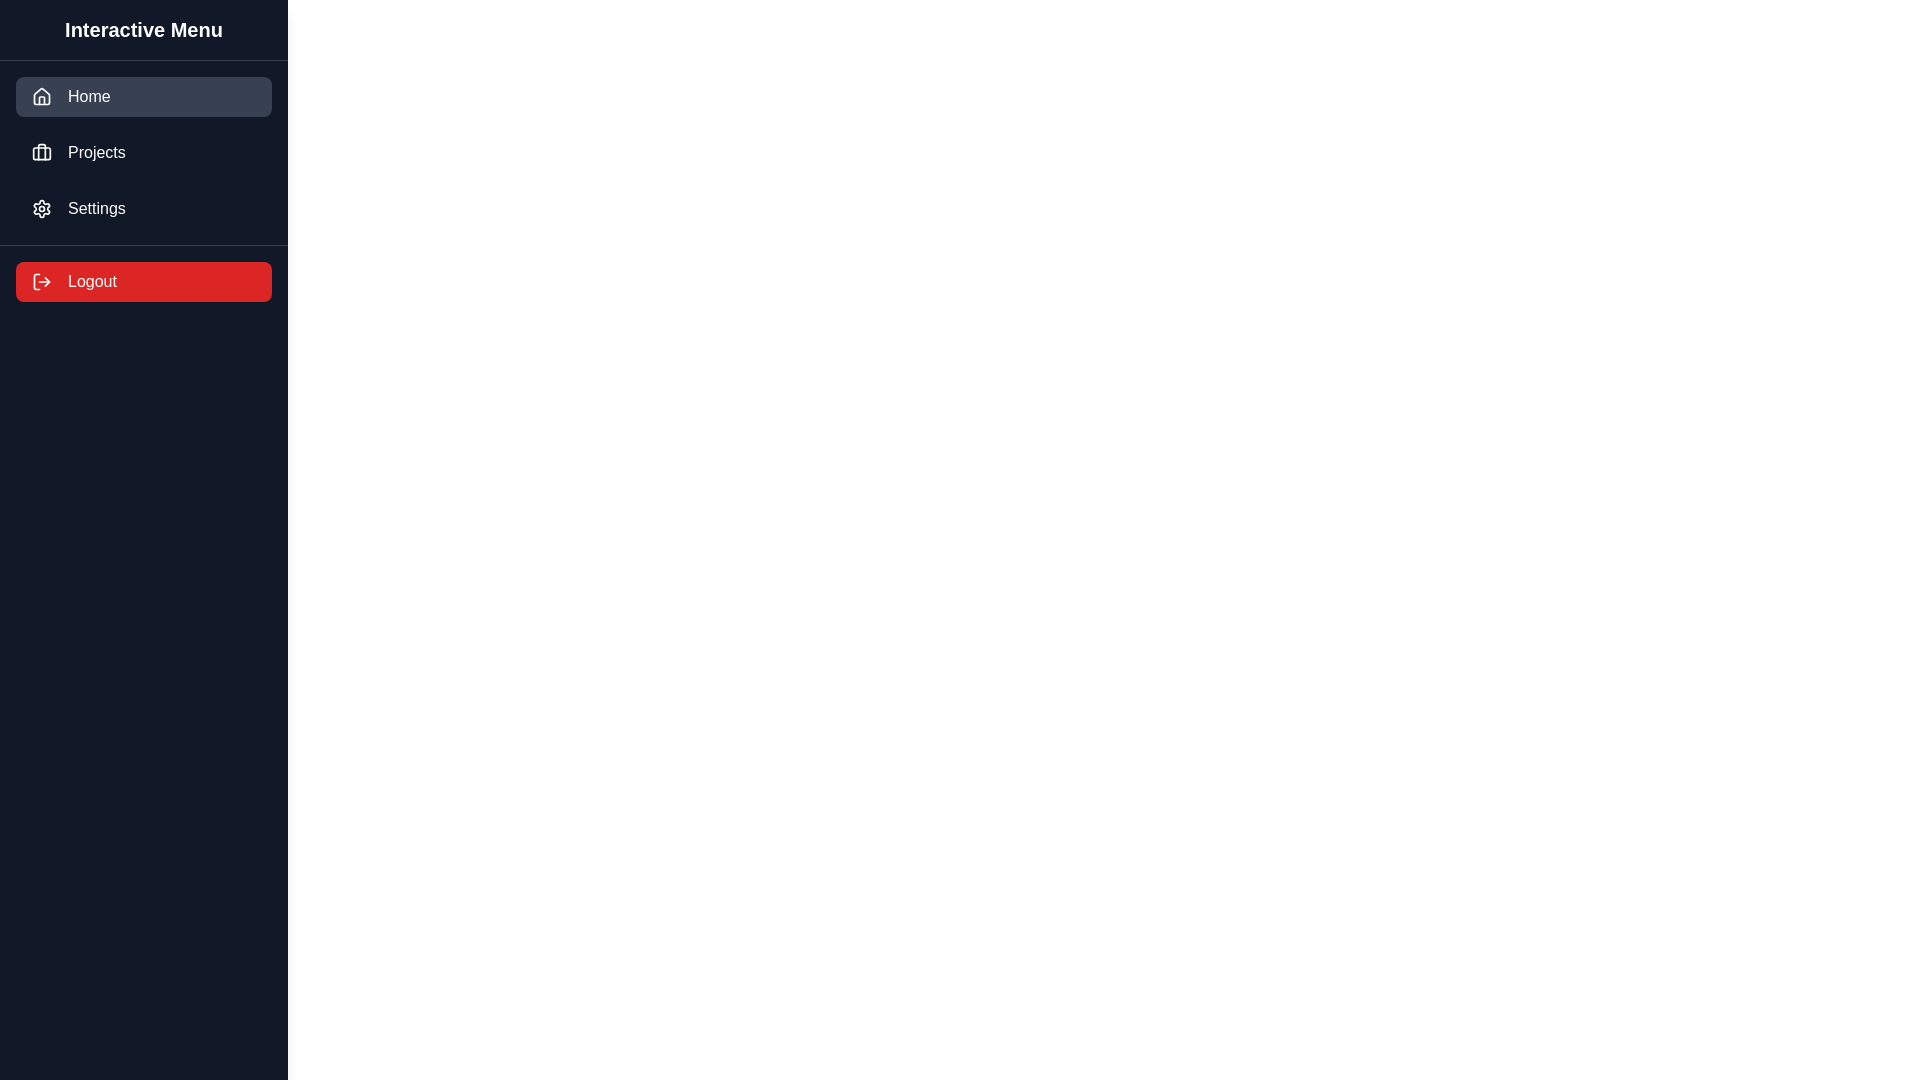 This screenshot has width=1920, height=1080. I want to click on the gear-shaped icon located in the left sidebar menu, near the 'Settings' option, so click(42, 208).